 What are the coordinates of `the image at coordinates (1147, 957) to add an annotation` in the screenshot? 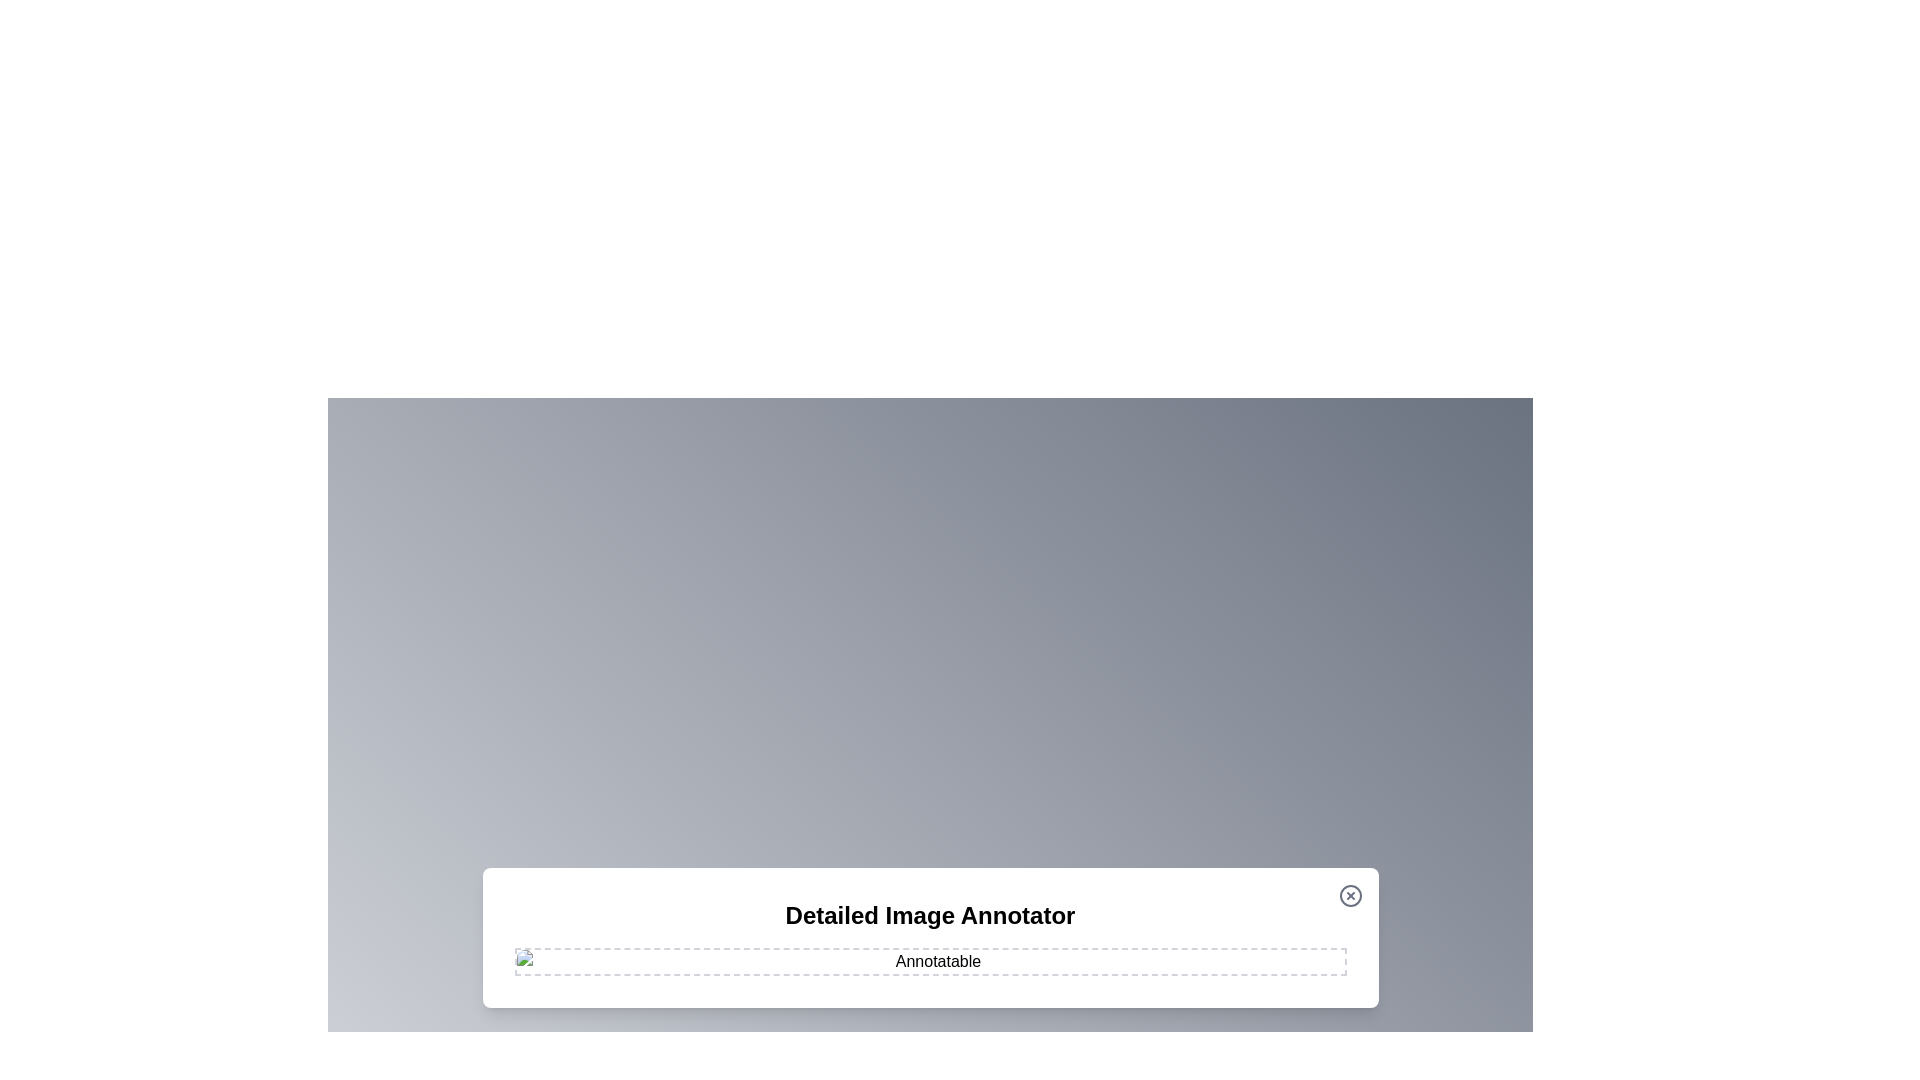 It's located at (1147, 955).